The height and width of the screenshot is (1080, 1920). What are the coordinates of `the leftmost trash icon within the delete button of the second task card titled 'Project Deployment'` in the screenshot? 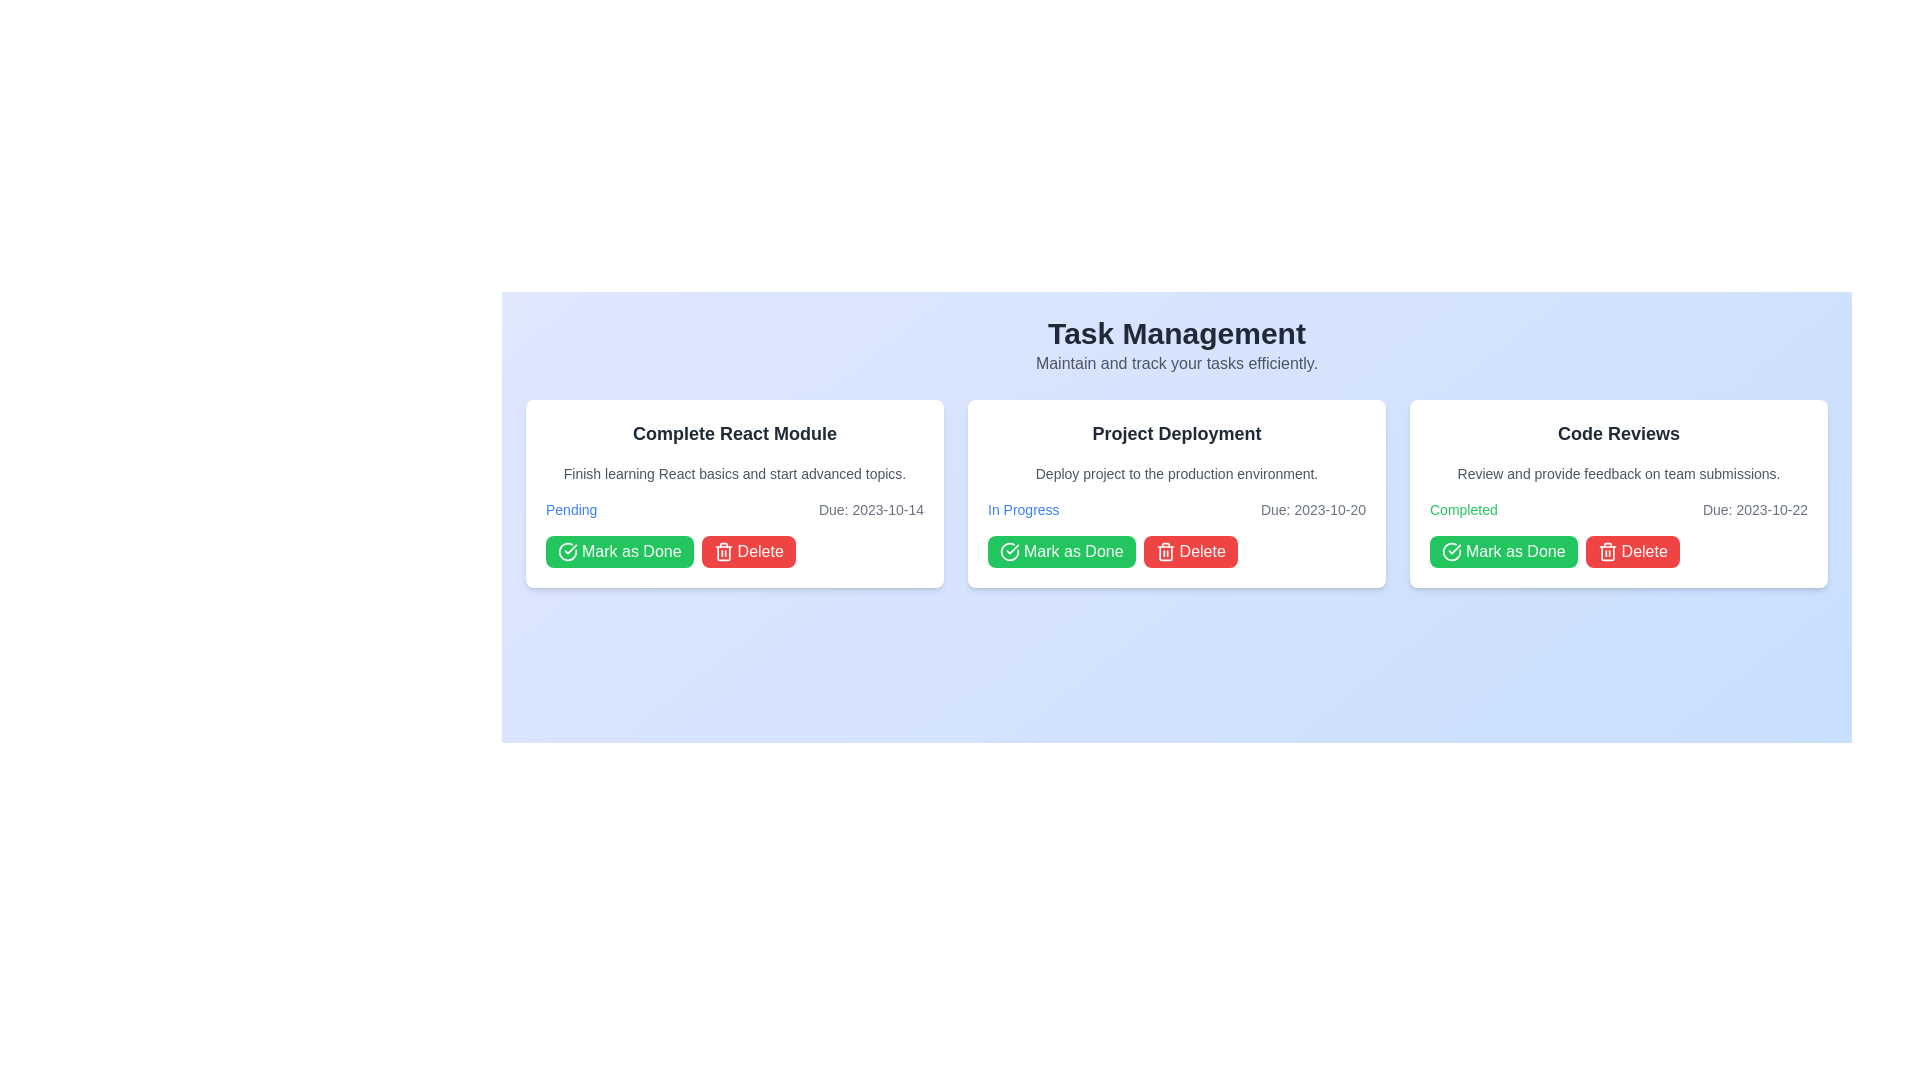 It's located at (1165, 551).